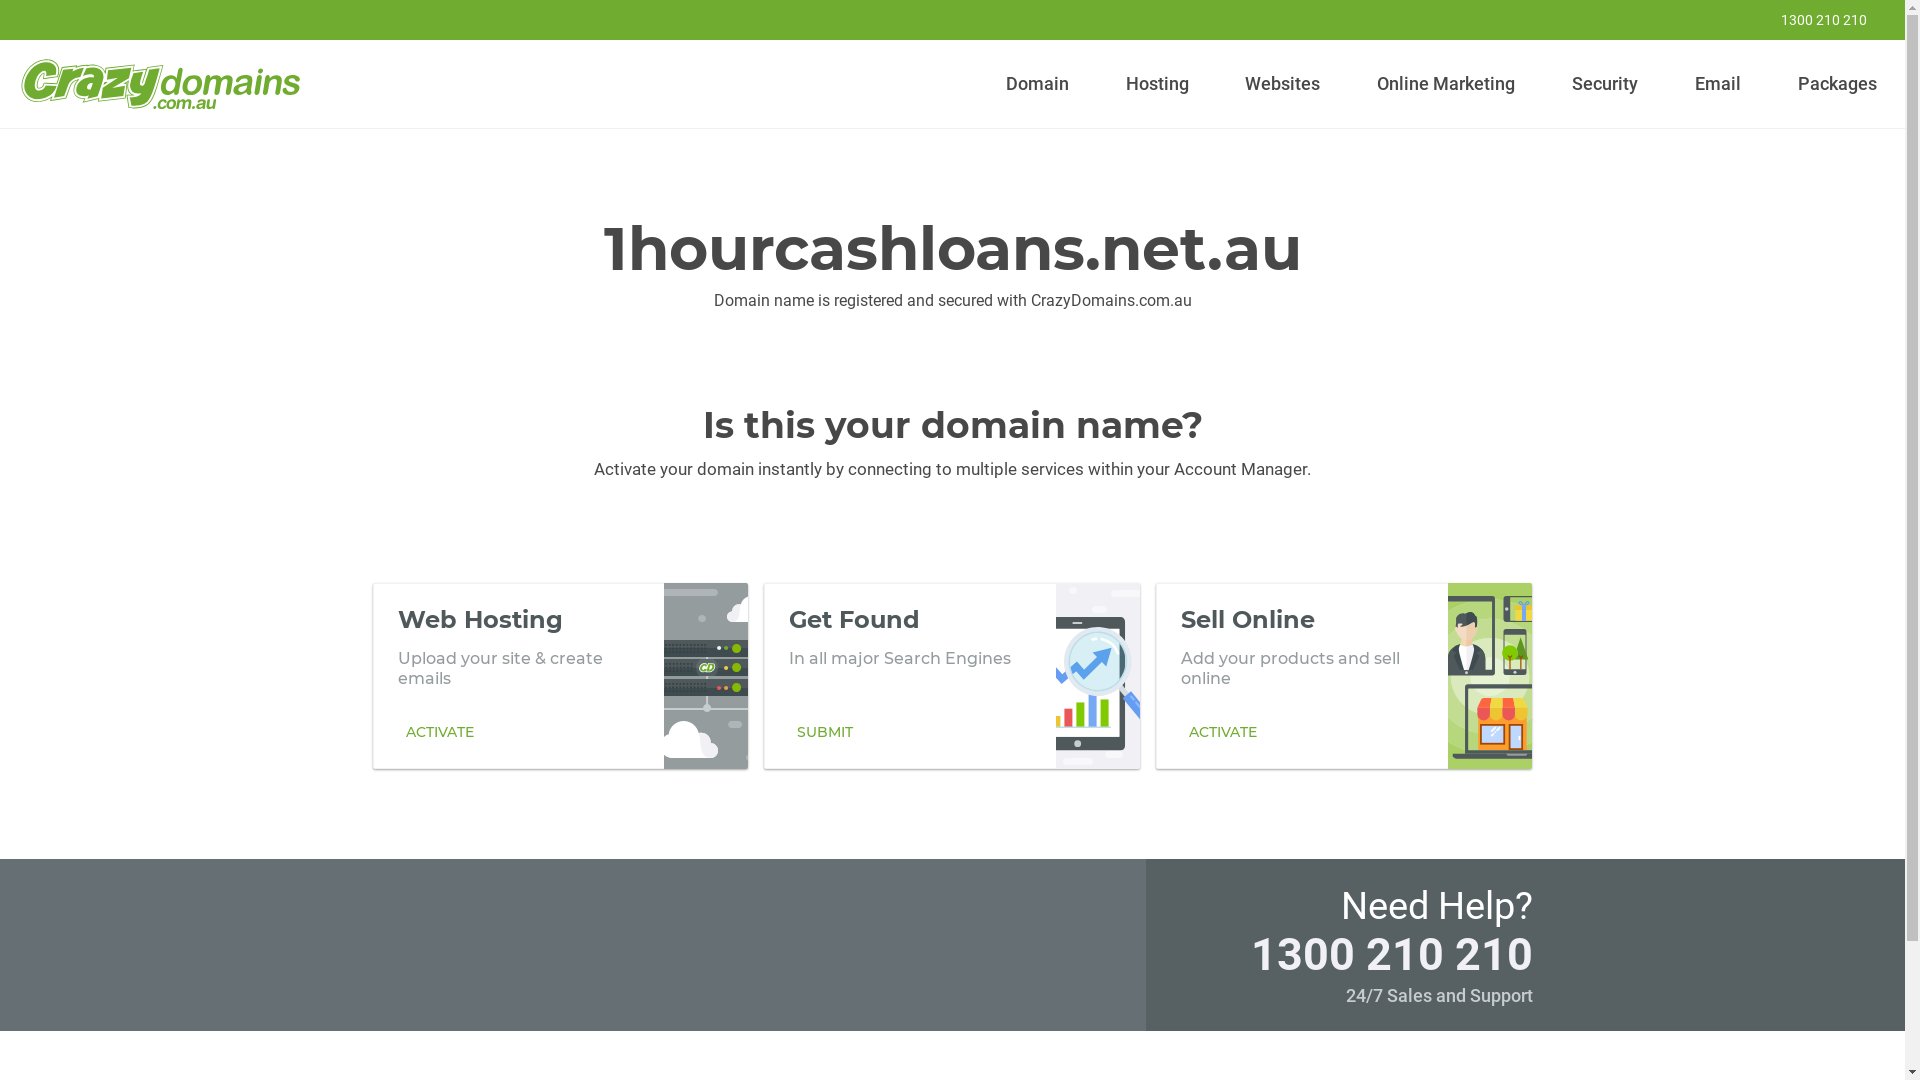 This screenshot has height=1080, width=1920. Describe the element at coordinates (1367, 83) in the screenshot. I see `'Online Marketing'` at that location.